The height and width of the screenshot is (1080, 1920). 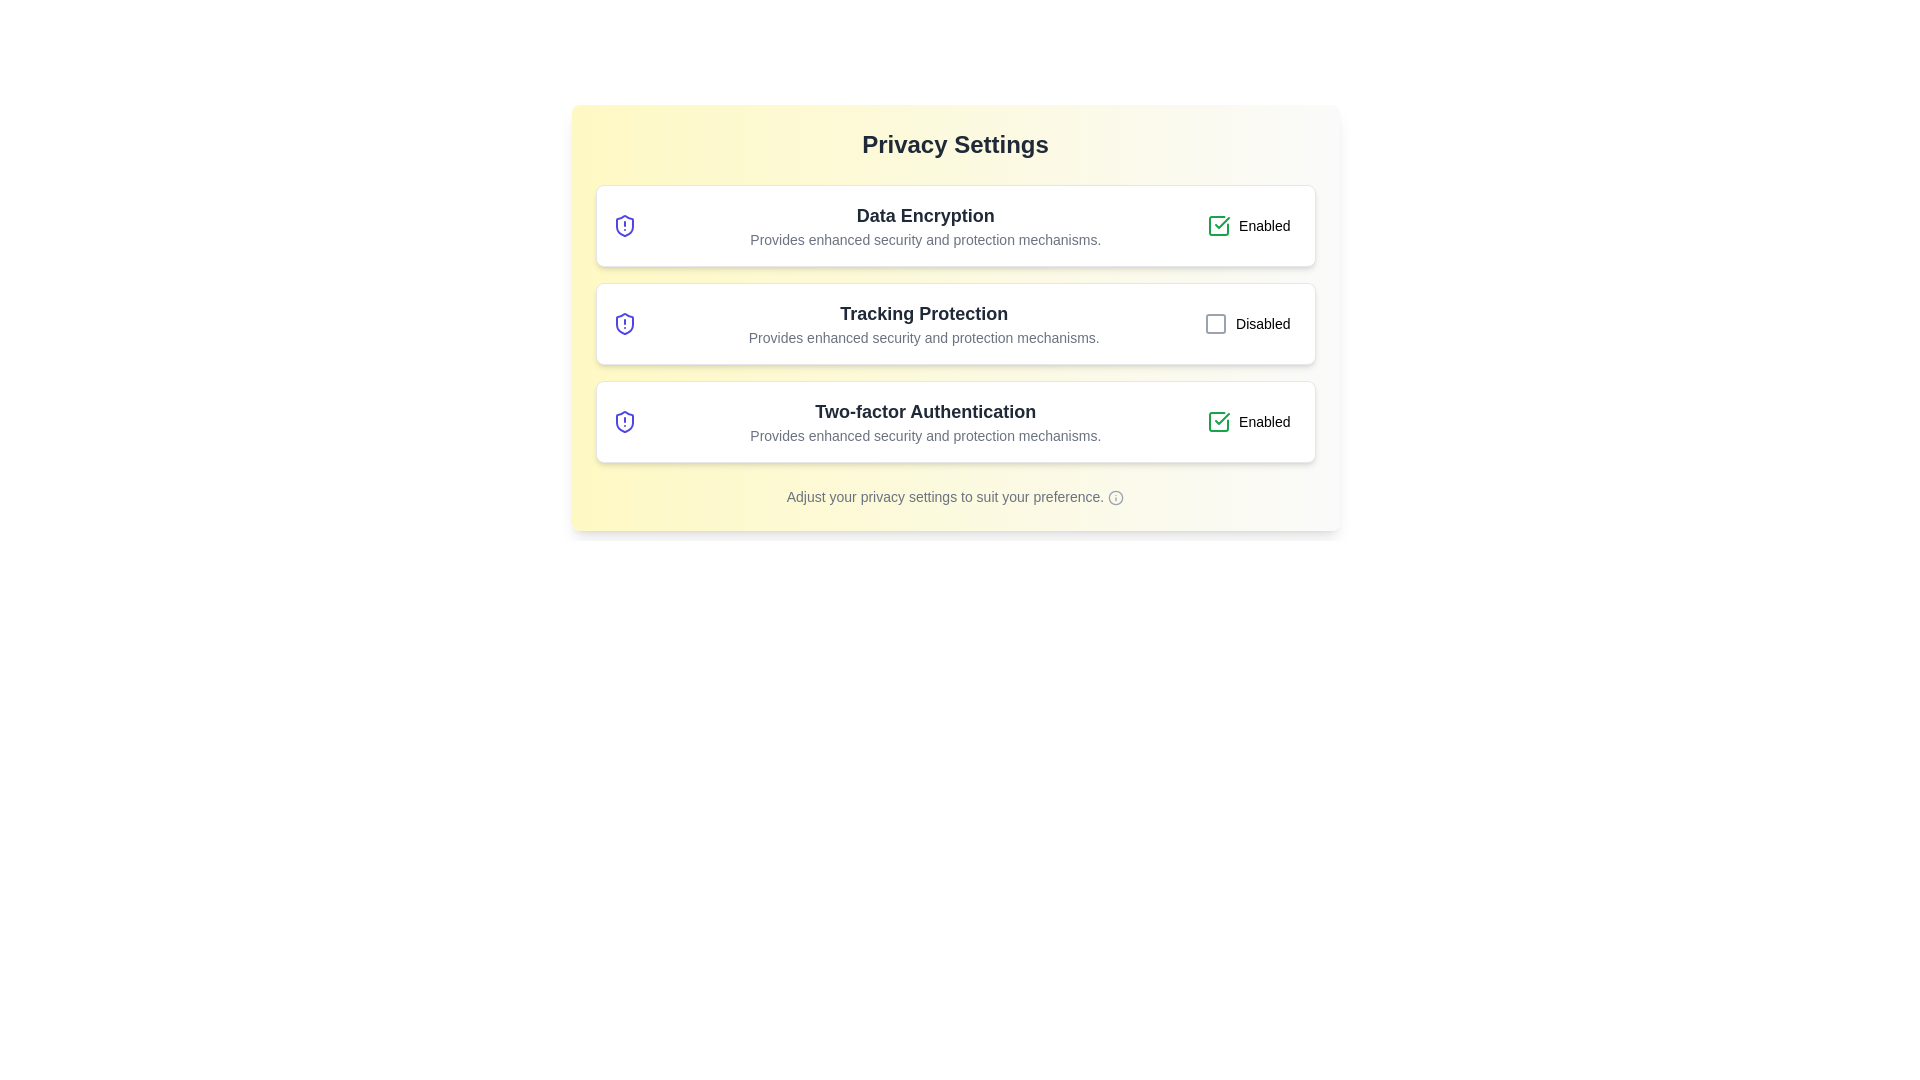 What do you see at coordinates (623, 323) in the screenshot?
I see `the tracking protection icon located to the left of the title 'Tracking Protection' in the 'Privacy Settings' section` at bounding box center [623, 323].